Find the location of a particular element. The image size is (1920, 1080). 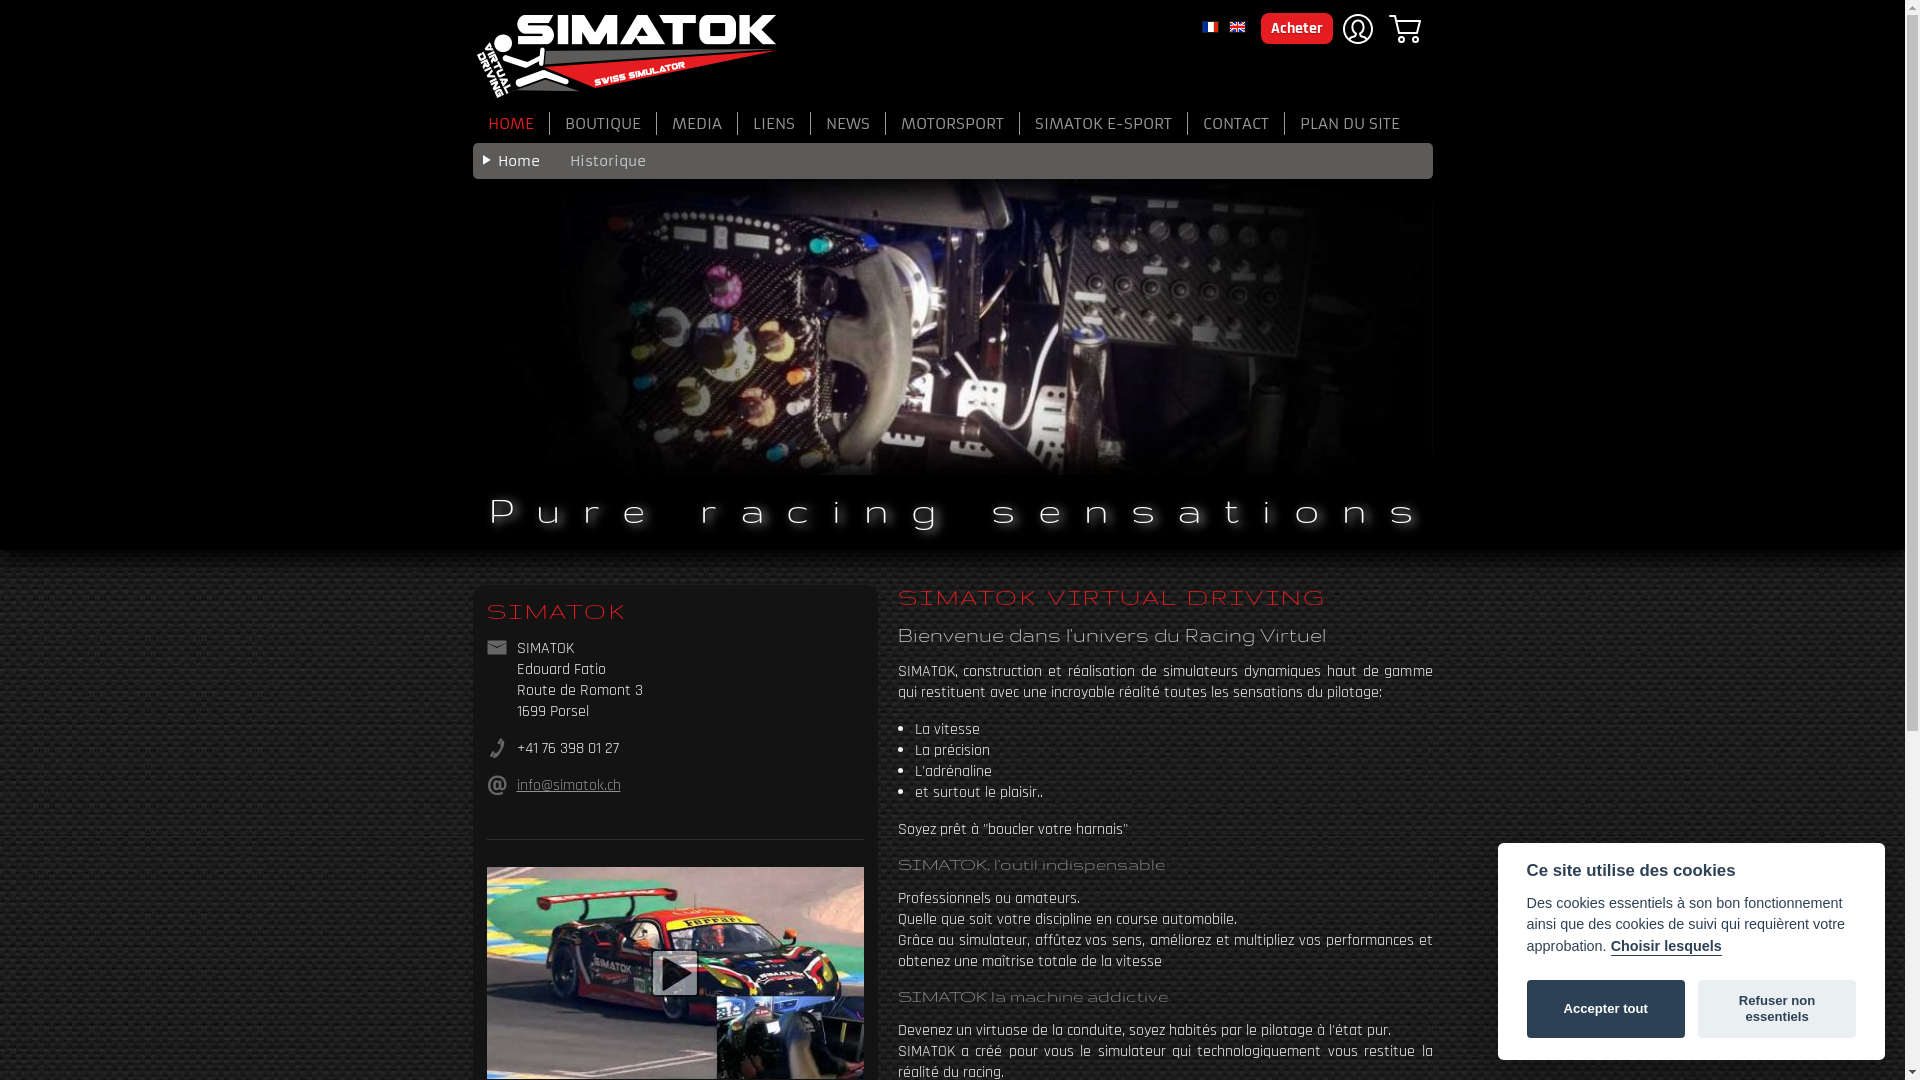

'HOME' is located at coordinates (470, 123).